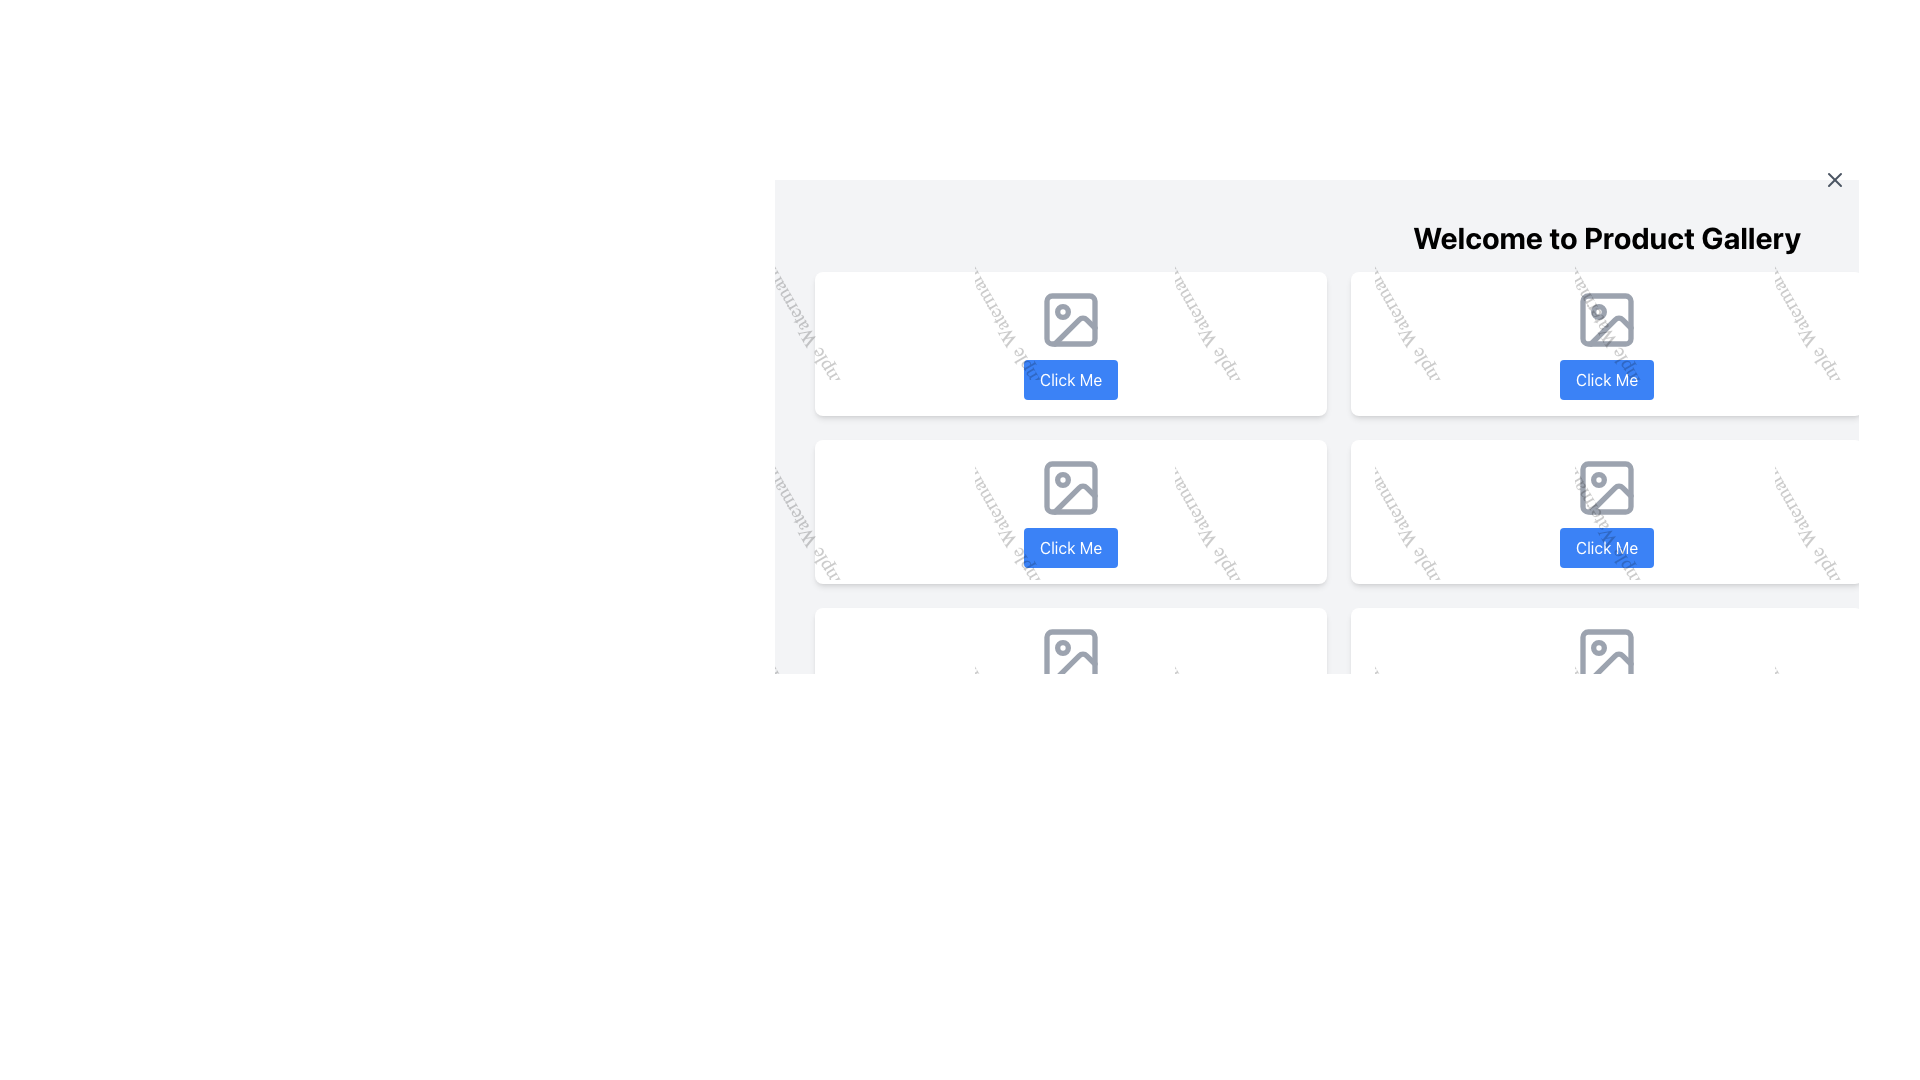  I want to click on the square frame icon with a rounded outline located in the second column of the bottom row of a grid layout, which contains a circular shape in the top-left area and a slanted line dividing the frame, so click(1607, 655).